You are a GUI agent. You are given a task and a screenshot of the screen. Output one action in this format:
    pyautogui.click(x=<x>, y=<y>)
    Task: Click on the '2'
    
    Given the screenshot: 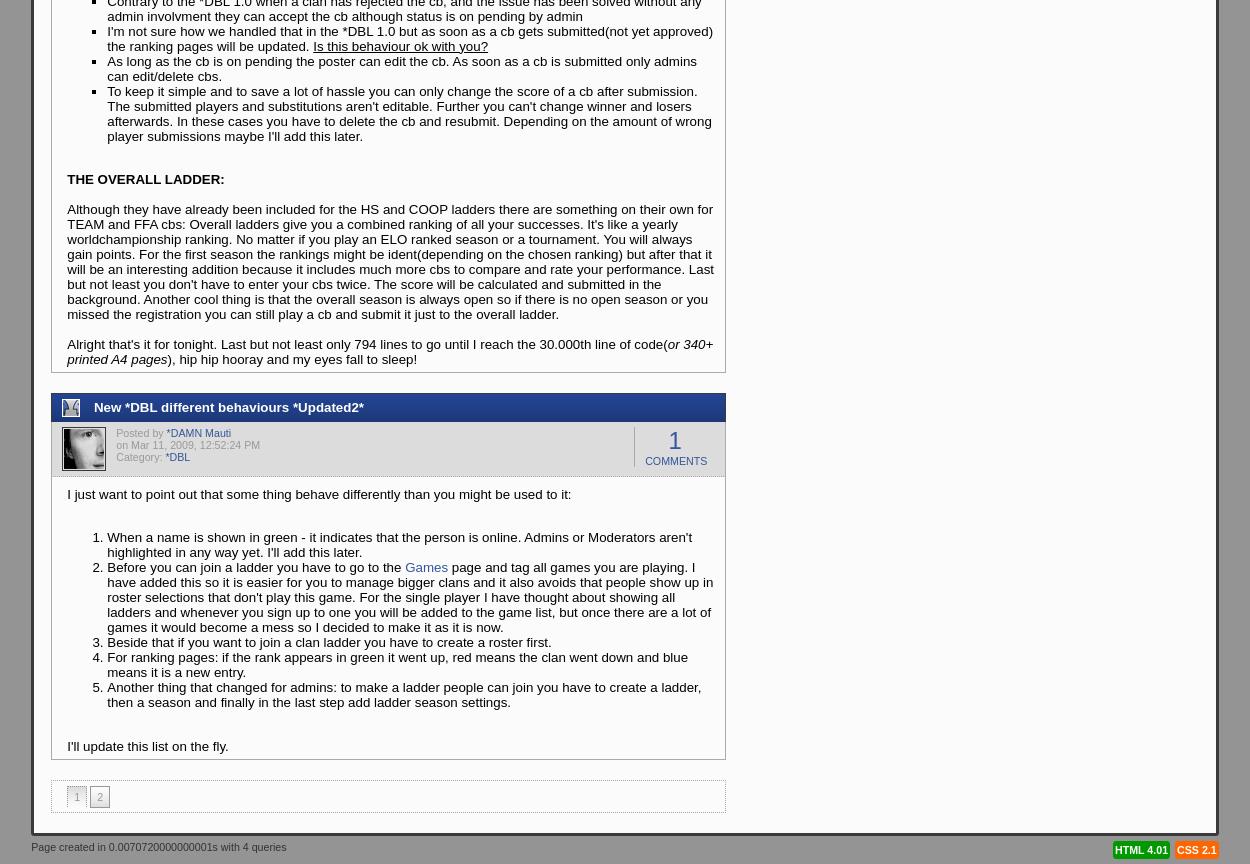 What is the action you would take?
    pyautogui.click(x=99, y=796)
    